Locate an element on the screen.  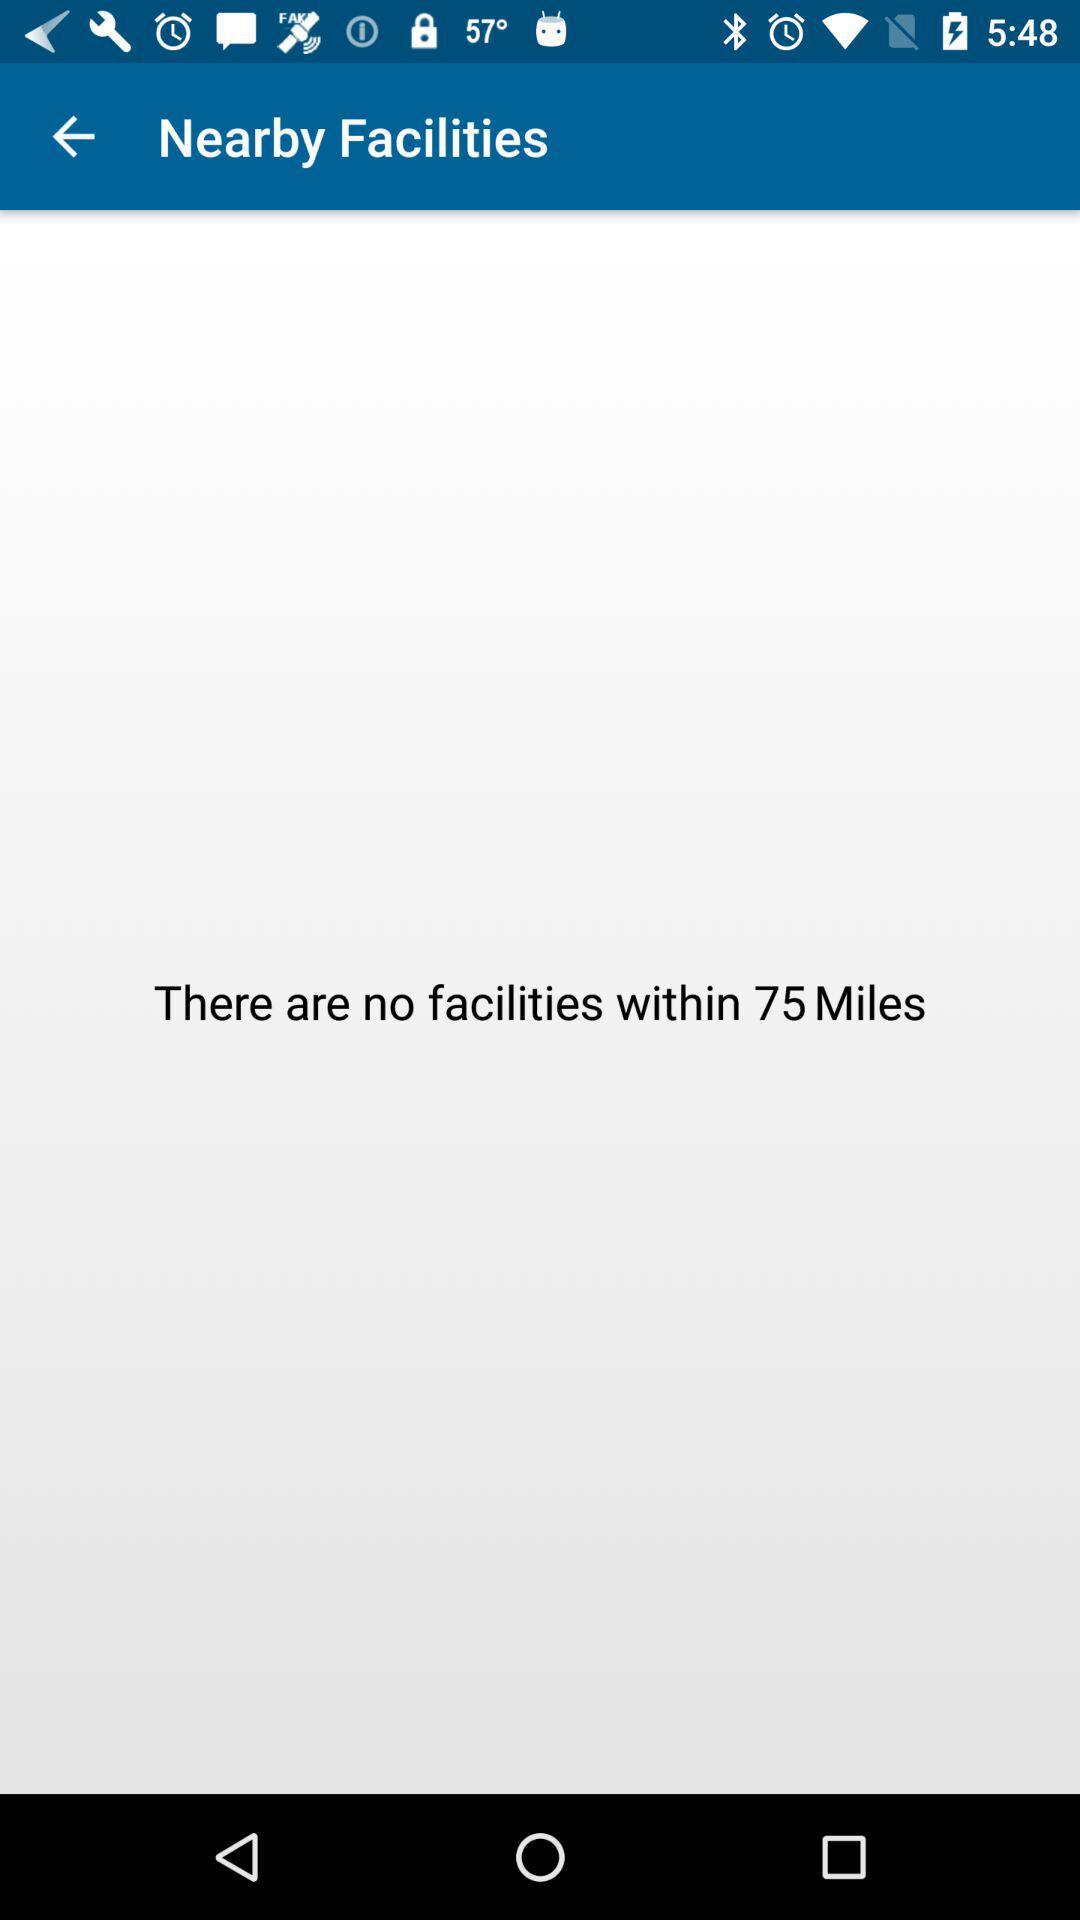
the app to the left of the nearby facilities icon is located at coordinates (72, 135).